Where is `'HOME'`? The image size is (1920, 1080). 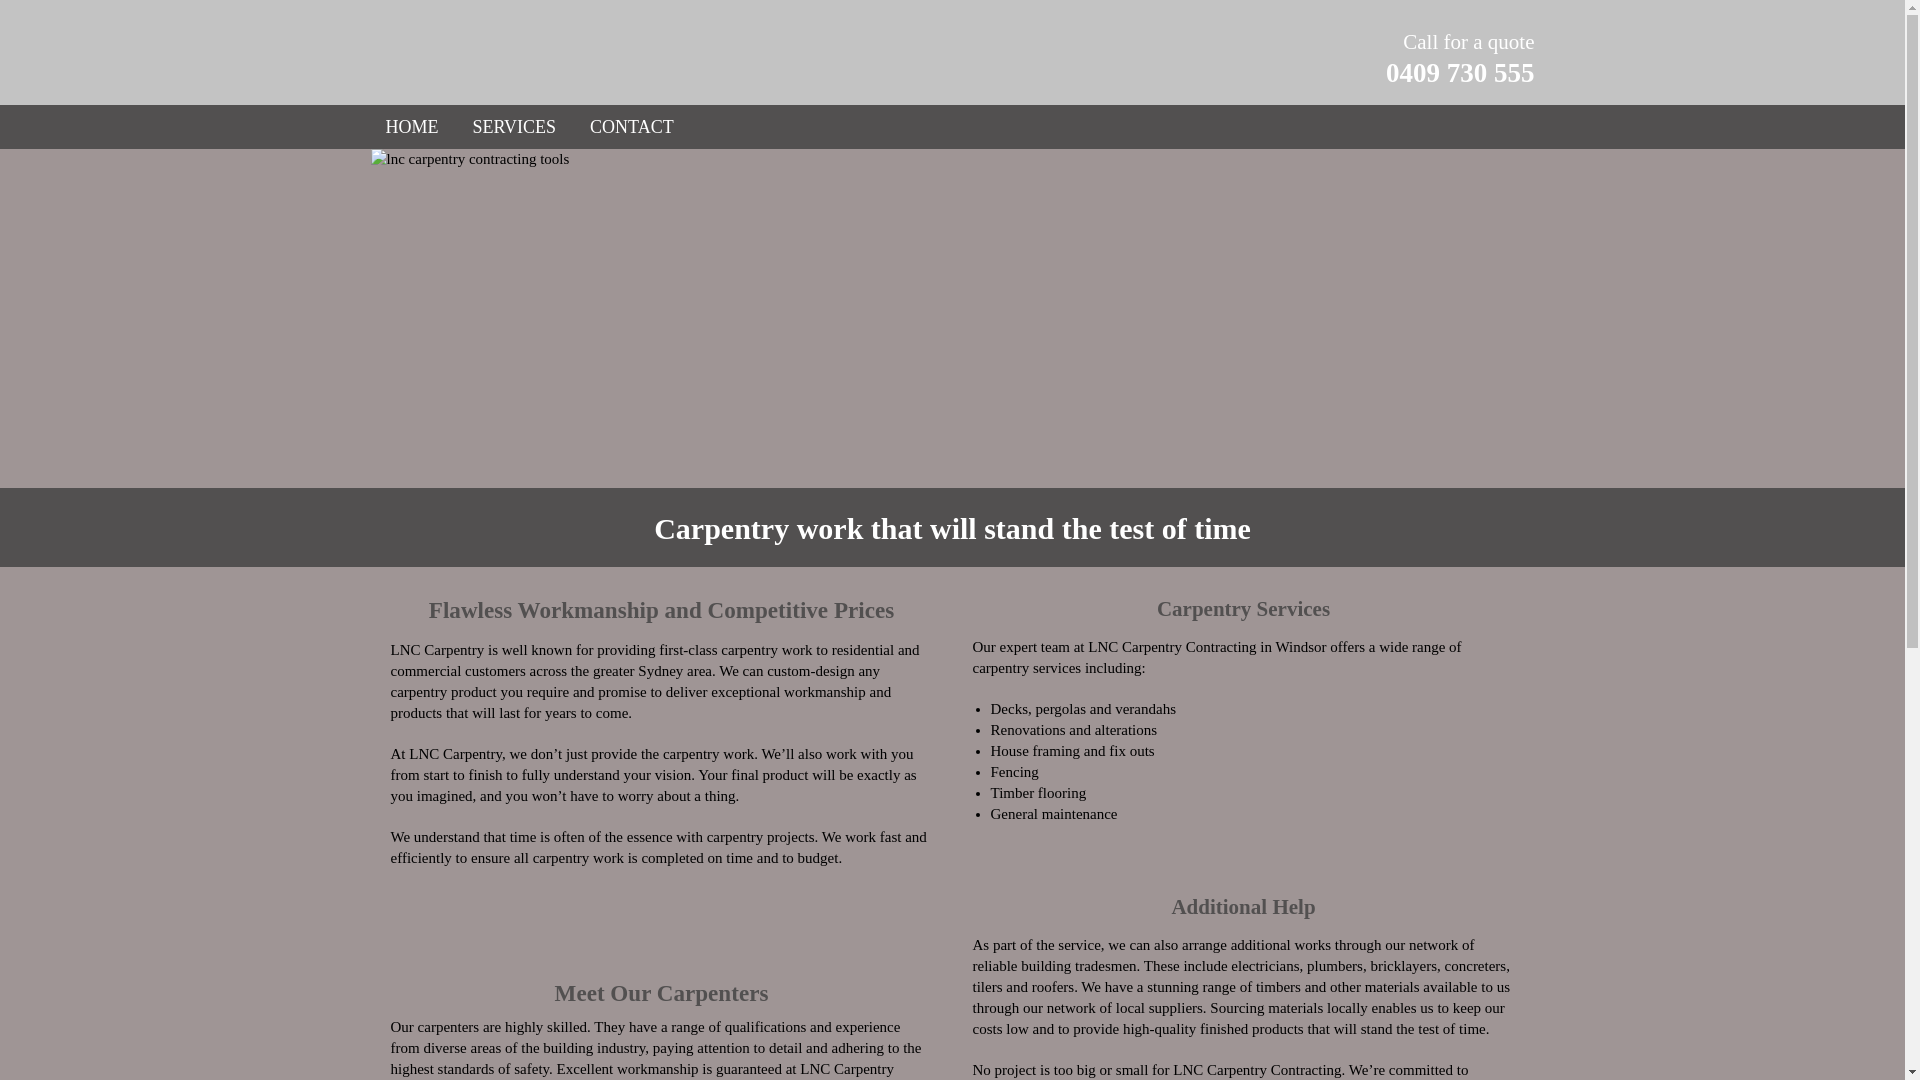 'HOME' is located at coordinates (411, 127).